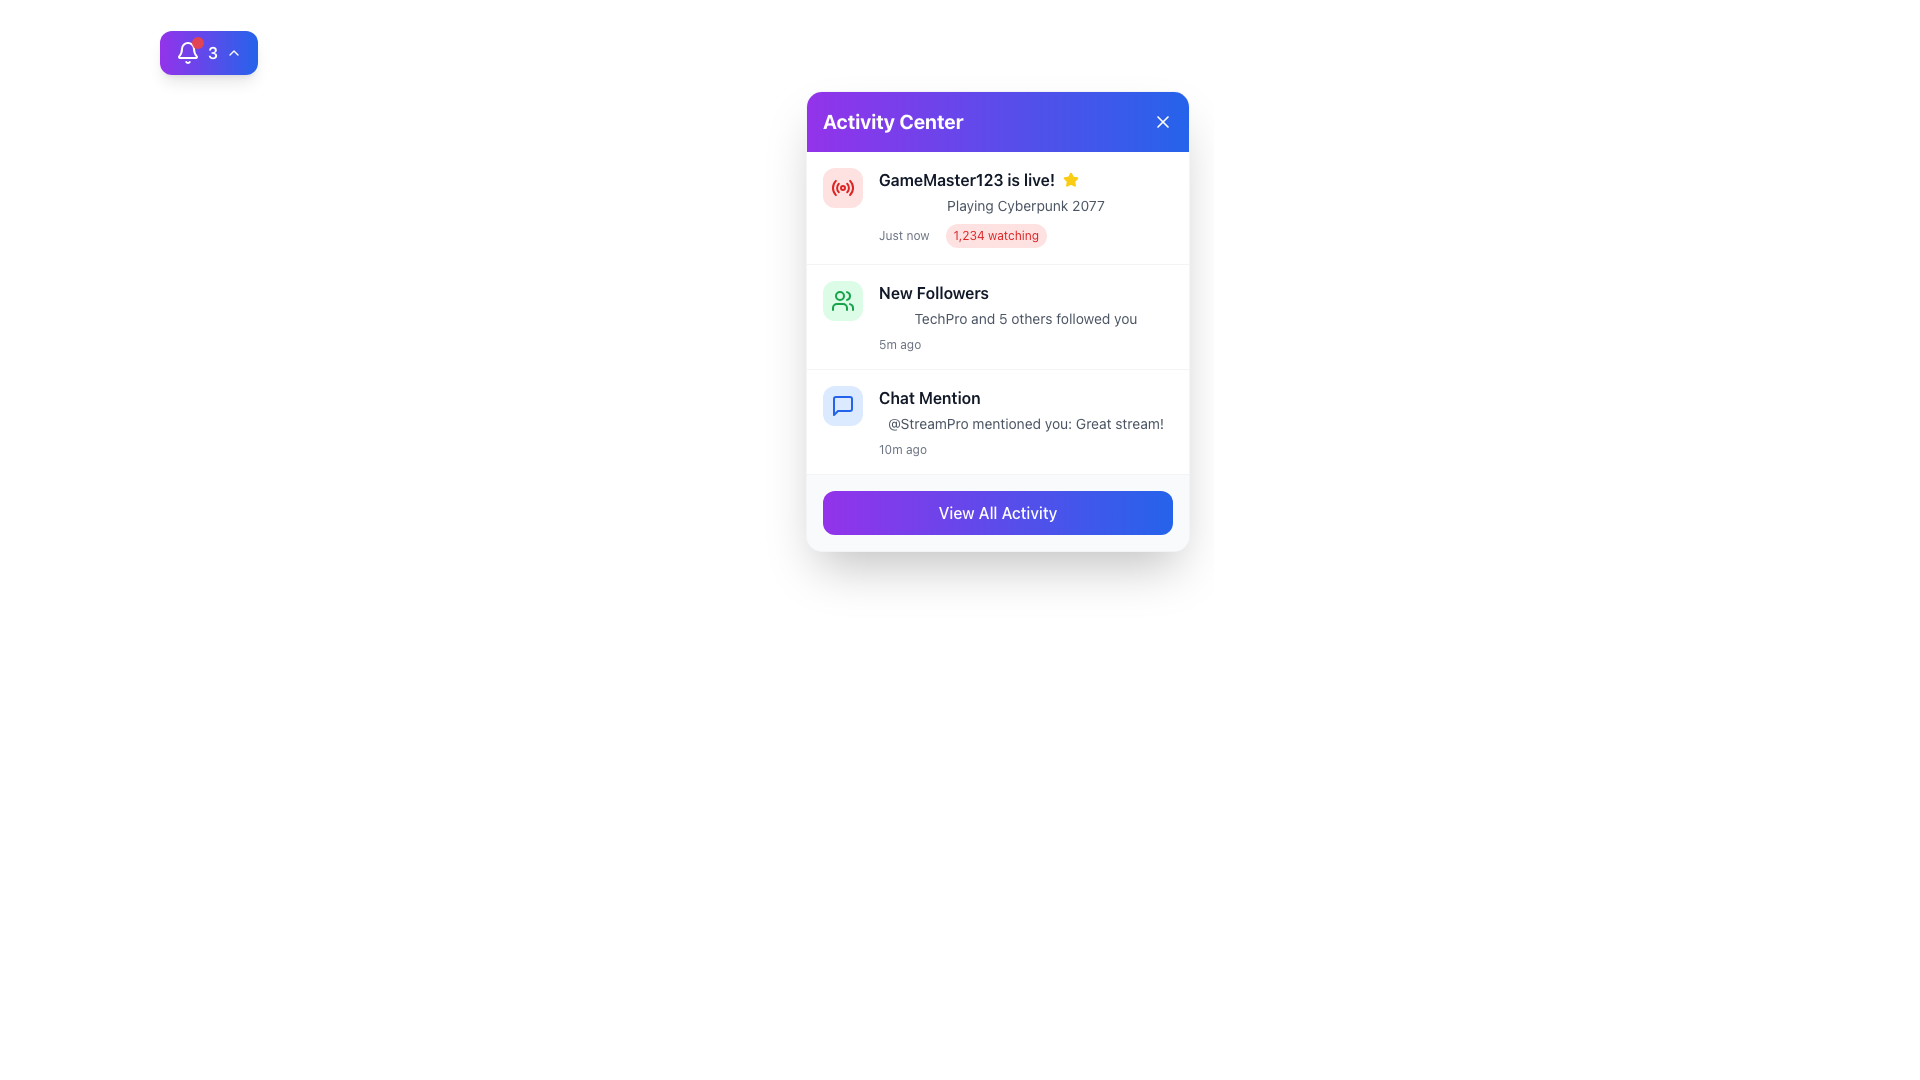 The image size is (1920, 1080). I want to click on the small 'close' button styled as an 'X' icon located, so click(1162, 122).